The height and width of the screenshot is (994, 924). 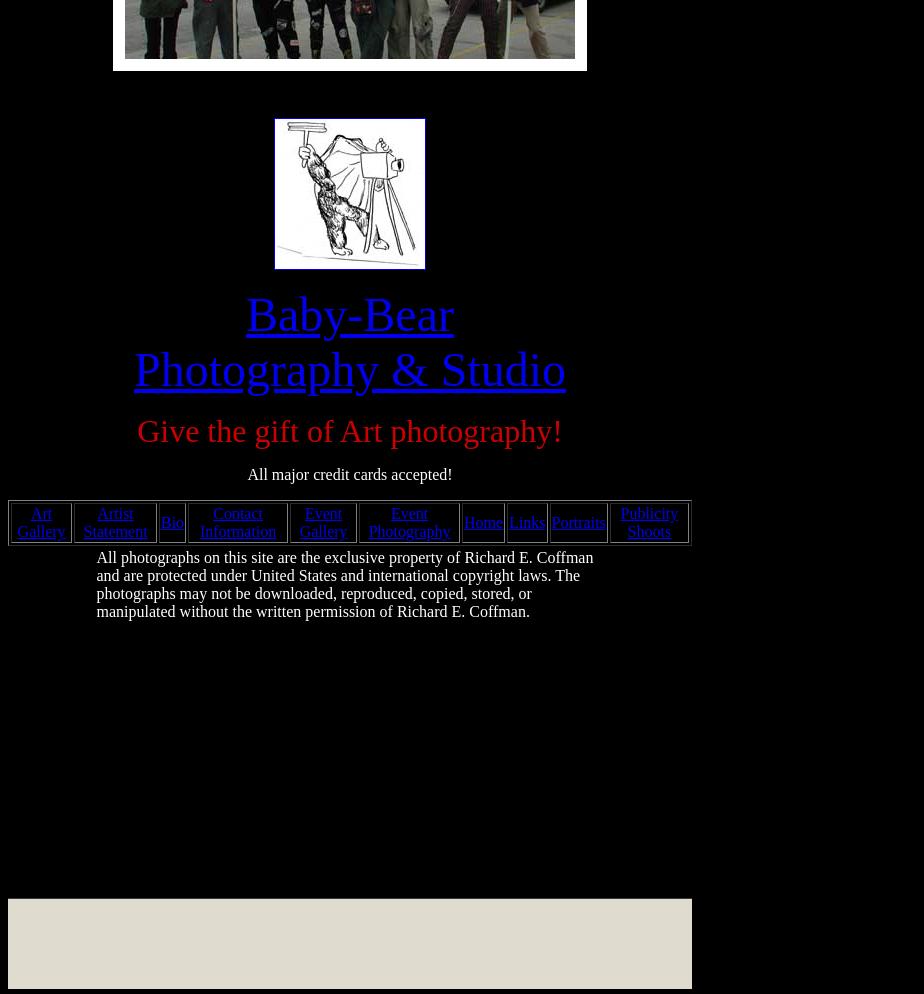 What do you see at coordinates (323, 522) in the screenshot?
I see `'Event Gallery'` at bounding box center [323, 522].